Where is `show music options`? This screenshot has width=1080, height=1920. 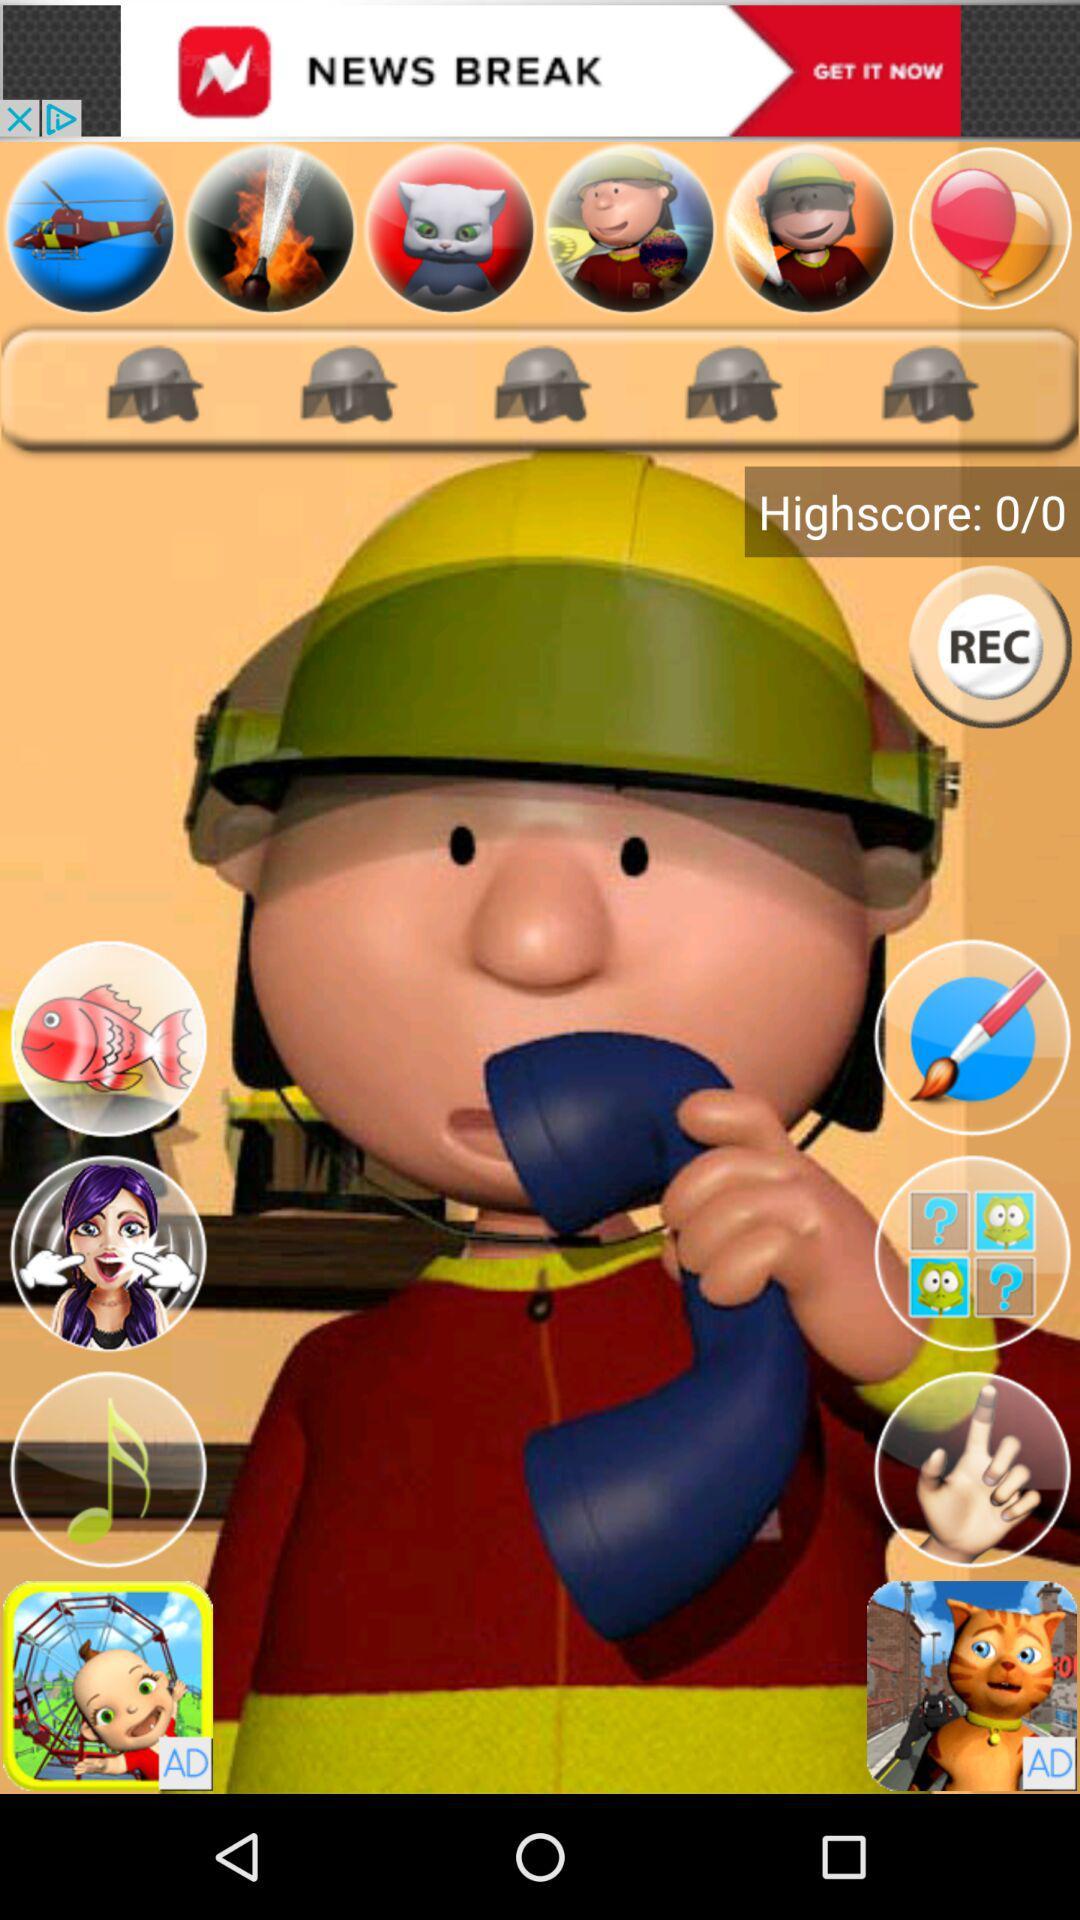
show music options is located at coordinates (108, 1469).